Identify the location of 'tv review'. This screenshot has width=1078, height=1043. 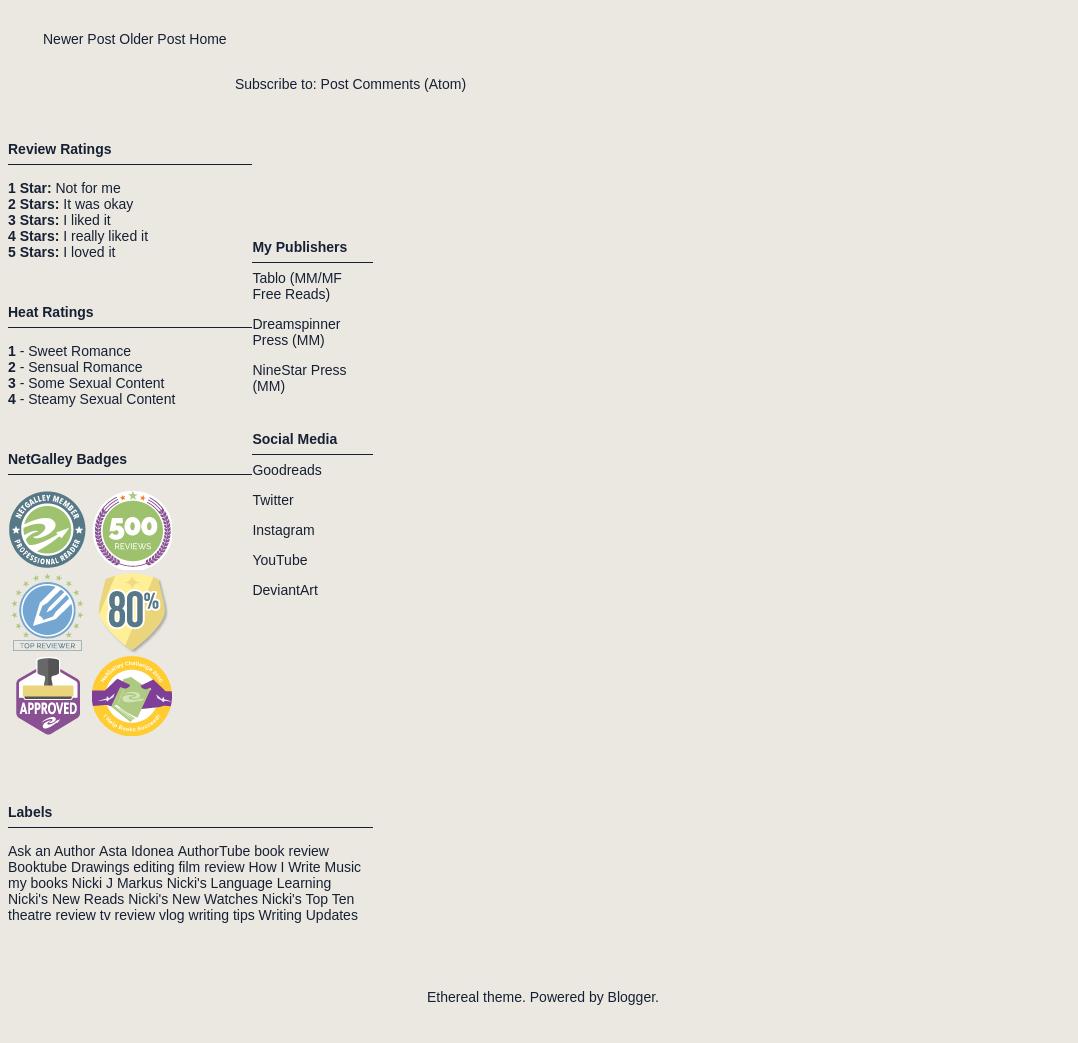
(126, 912).